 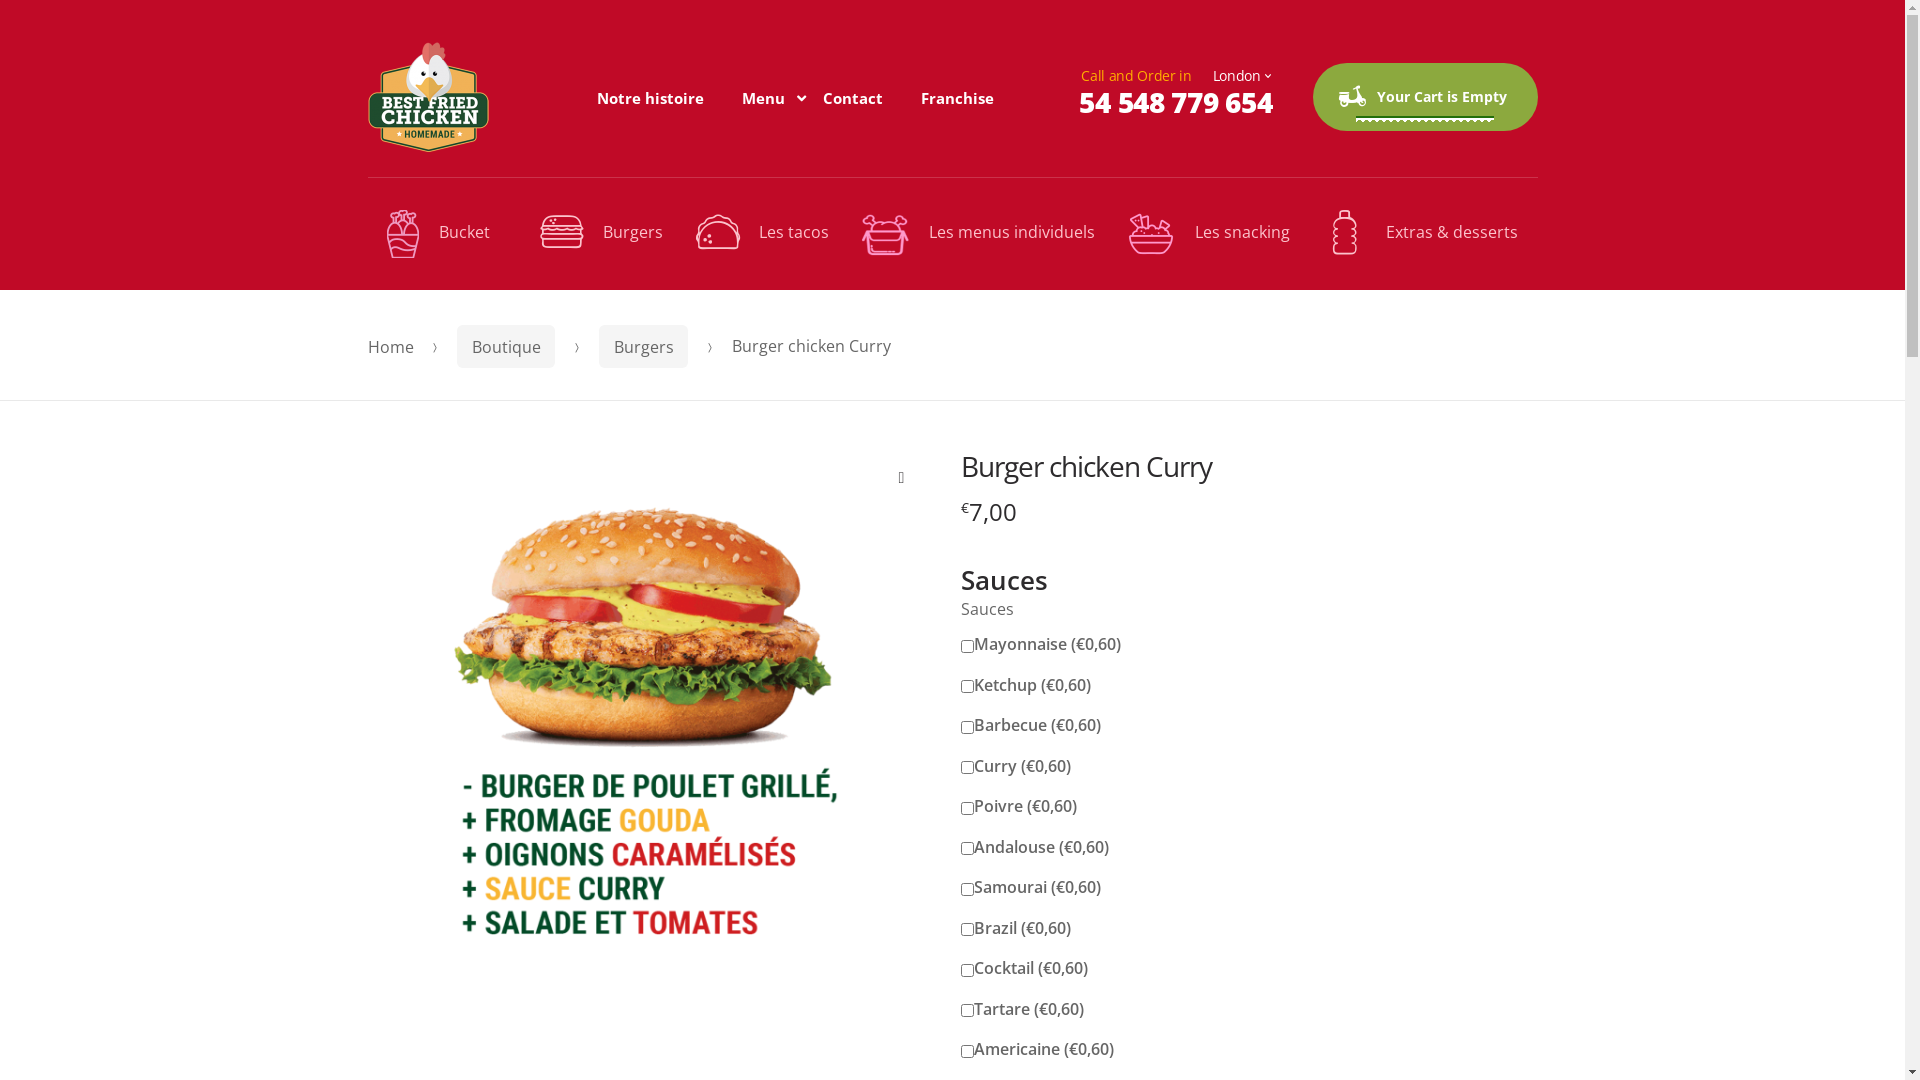 What do you see at coordinates (1423, 96) in the screenshot?
I see `'Your Cart is Empty'` at bounding box center [1423, 96].